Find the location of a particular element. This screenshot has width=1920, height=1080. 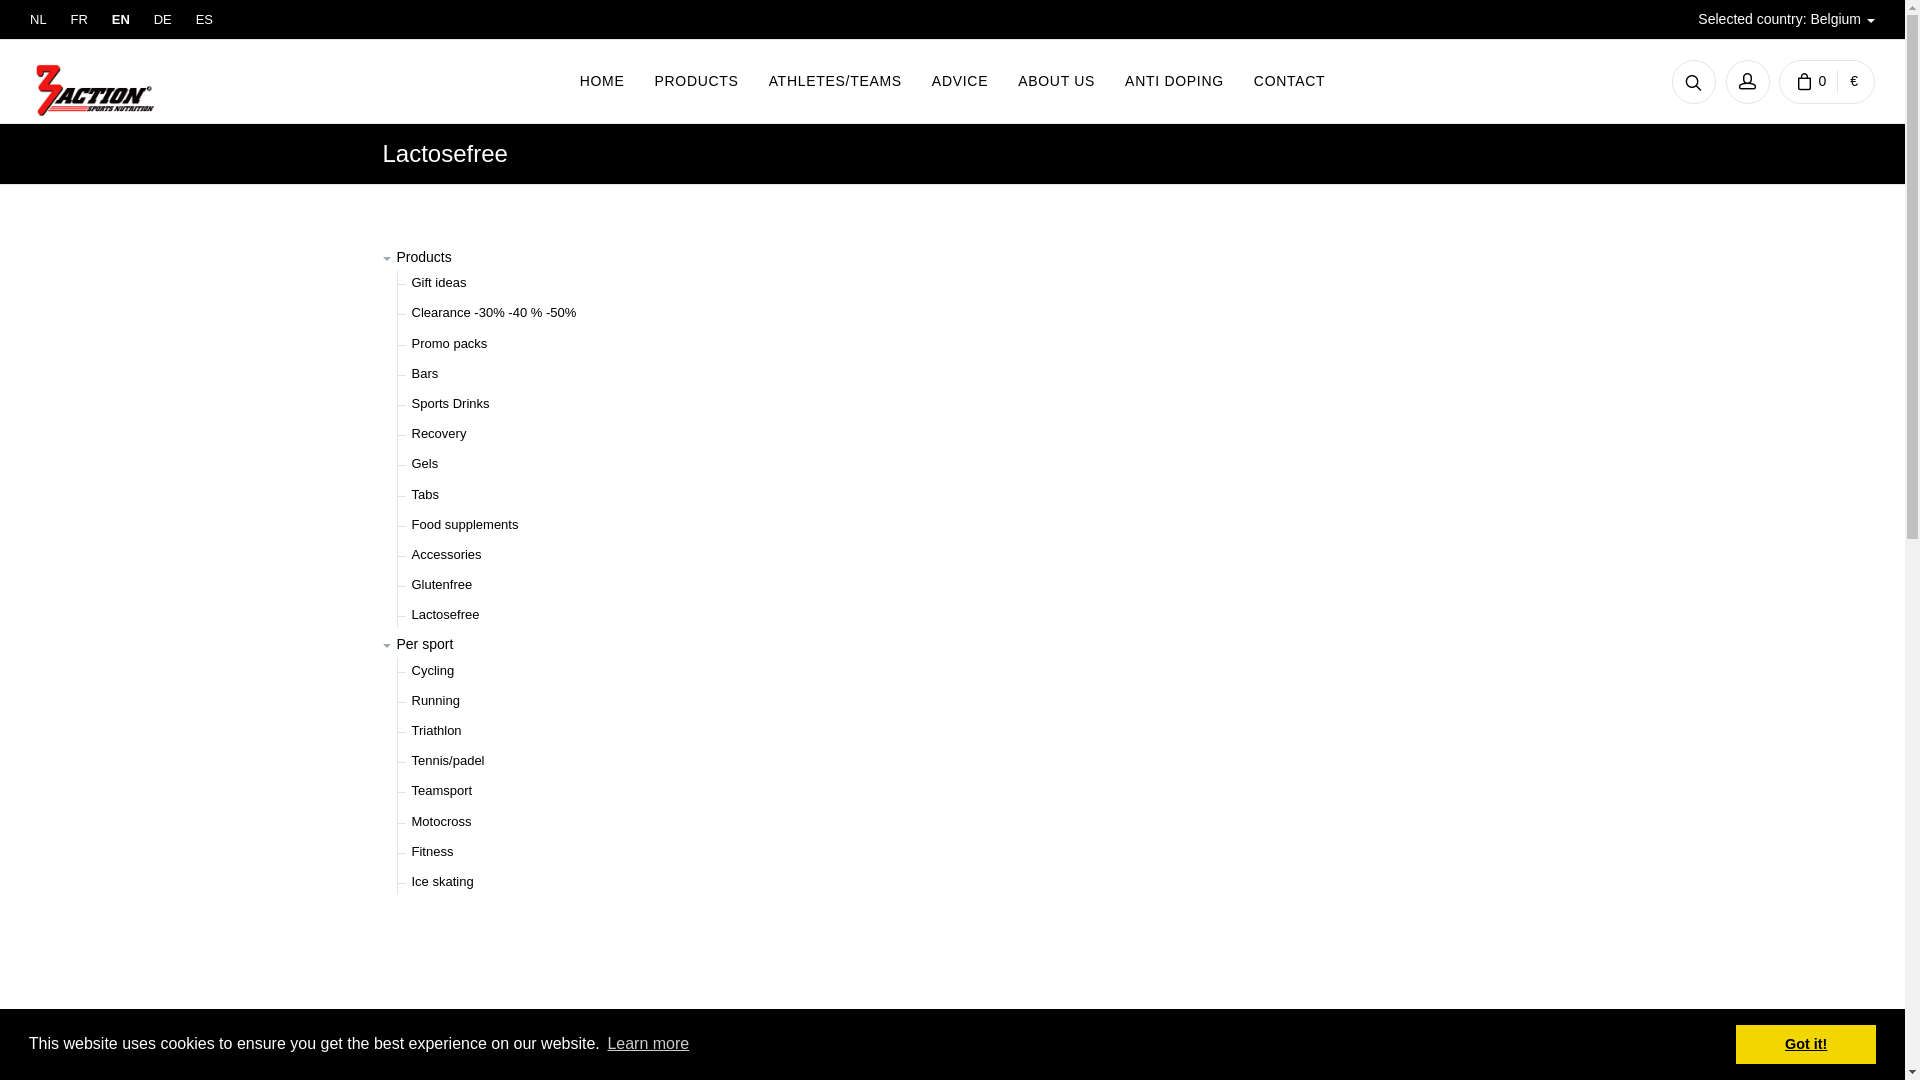

'ADVICE' is located at coordinates (960, 80).